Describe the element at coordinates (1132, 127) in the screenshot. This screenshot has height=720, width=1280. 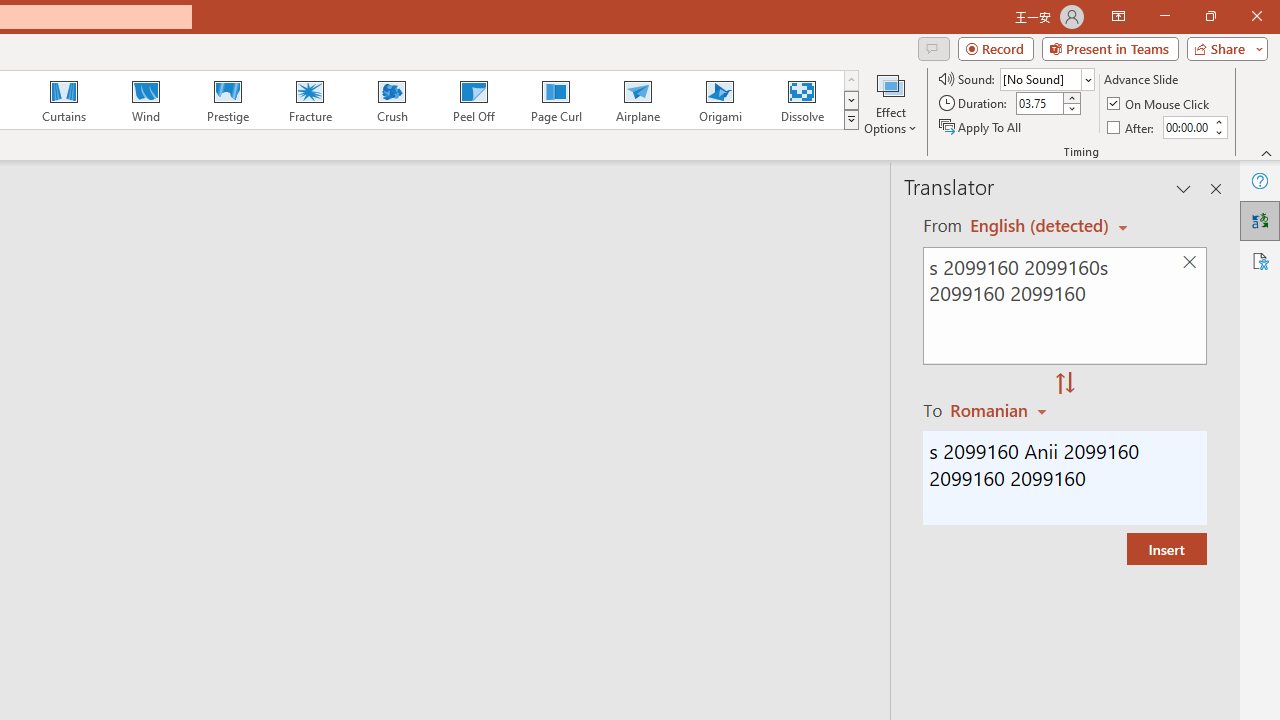
I see `'After'` at that location.